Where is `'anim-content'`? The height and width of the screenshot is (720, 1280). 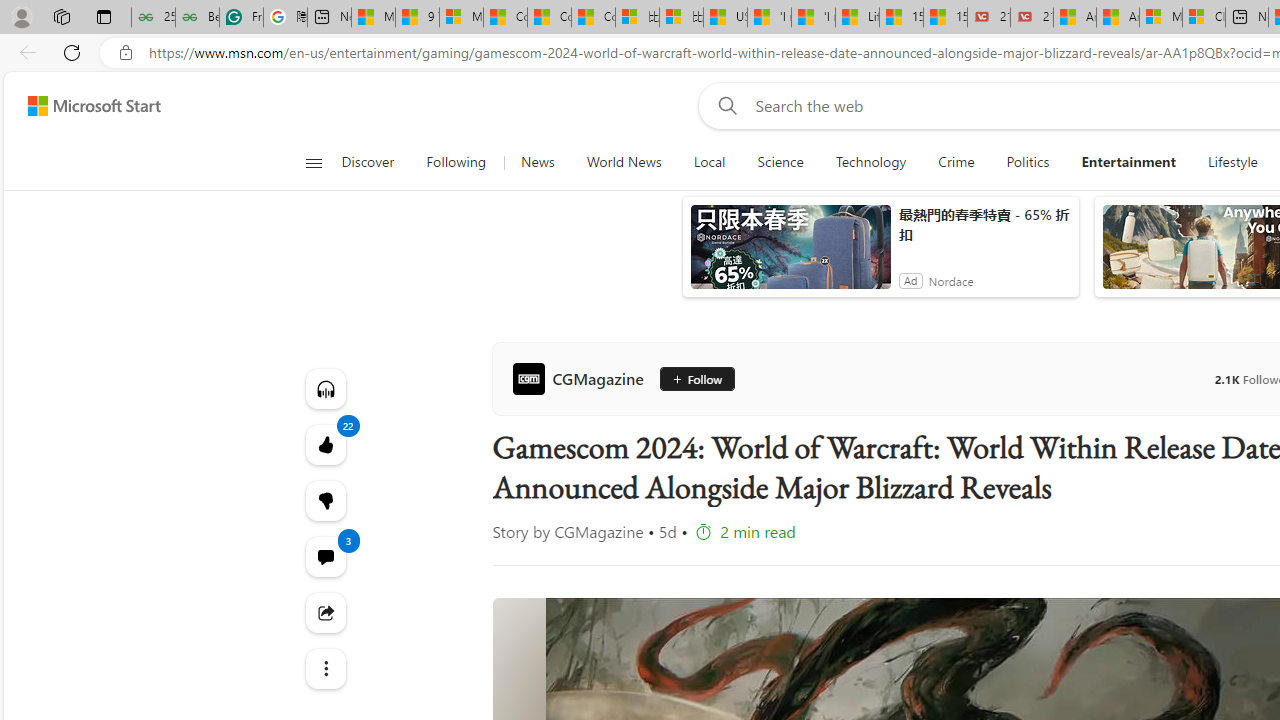
'anim-content' is located at coordinates (789, 254).